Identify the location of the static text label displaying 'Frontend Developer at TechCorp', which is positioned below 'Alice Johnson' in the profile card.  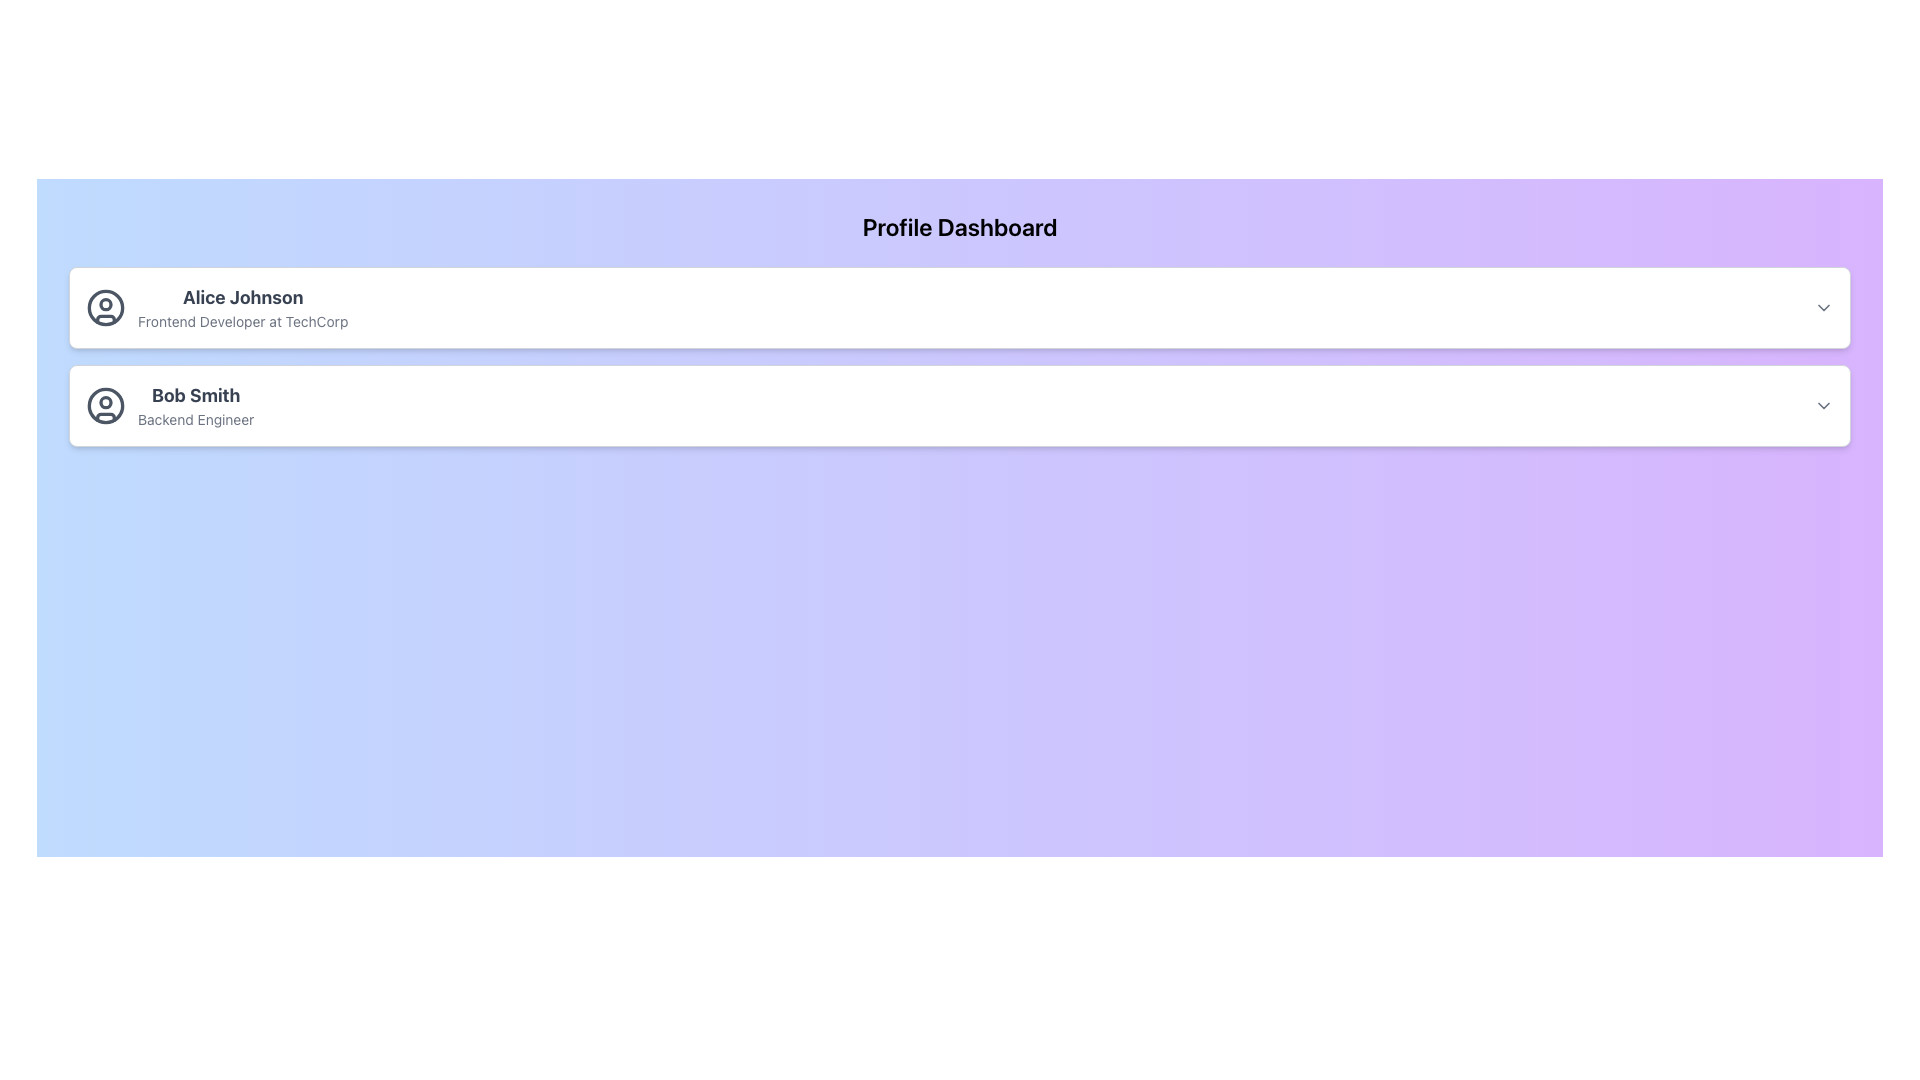
(242, 320).